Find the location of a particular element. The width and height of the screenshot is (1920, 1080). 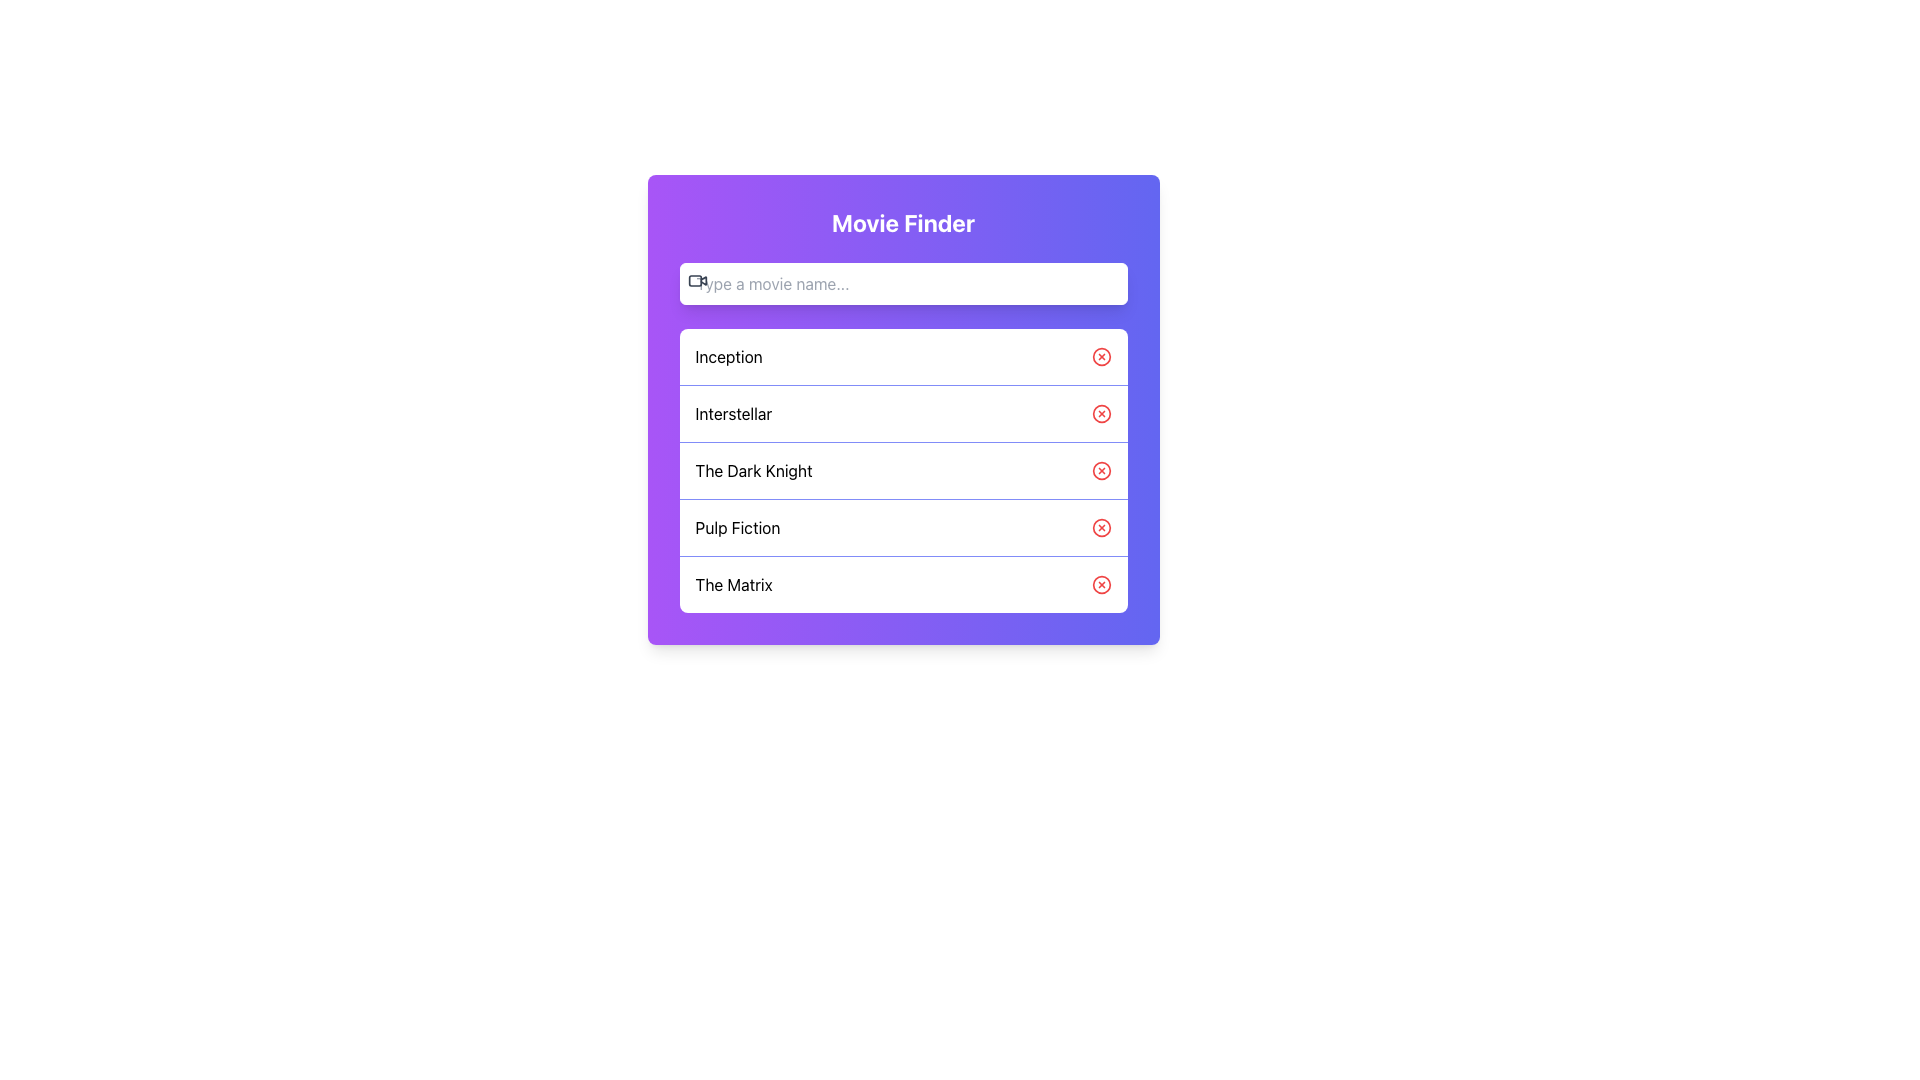

the red circular icon with an 'X' inside, located to the far right of the 'Interstellar' list entry is located at coordinates (1100, 412).